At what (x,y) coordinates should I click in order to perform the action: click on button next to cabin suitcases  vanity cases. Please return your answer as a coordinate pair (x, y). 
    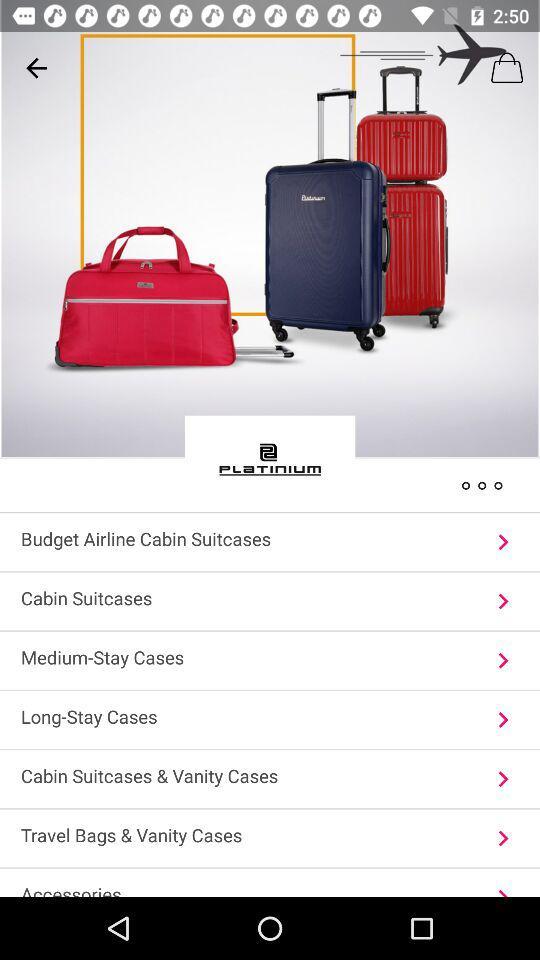
    Looking at the image, I should click on (502, 778).